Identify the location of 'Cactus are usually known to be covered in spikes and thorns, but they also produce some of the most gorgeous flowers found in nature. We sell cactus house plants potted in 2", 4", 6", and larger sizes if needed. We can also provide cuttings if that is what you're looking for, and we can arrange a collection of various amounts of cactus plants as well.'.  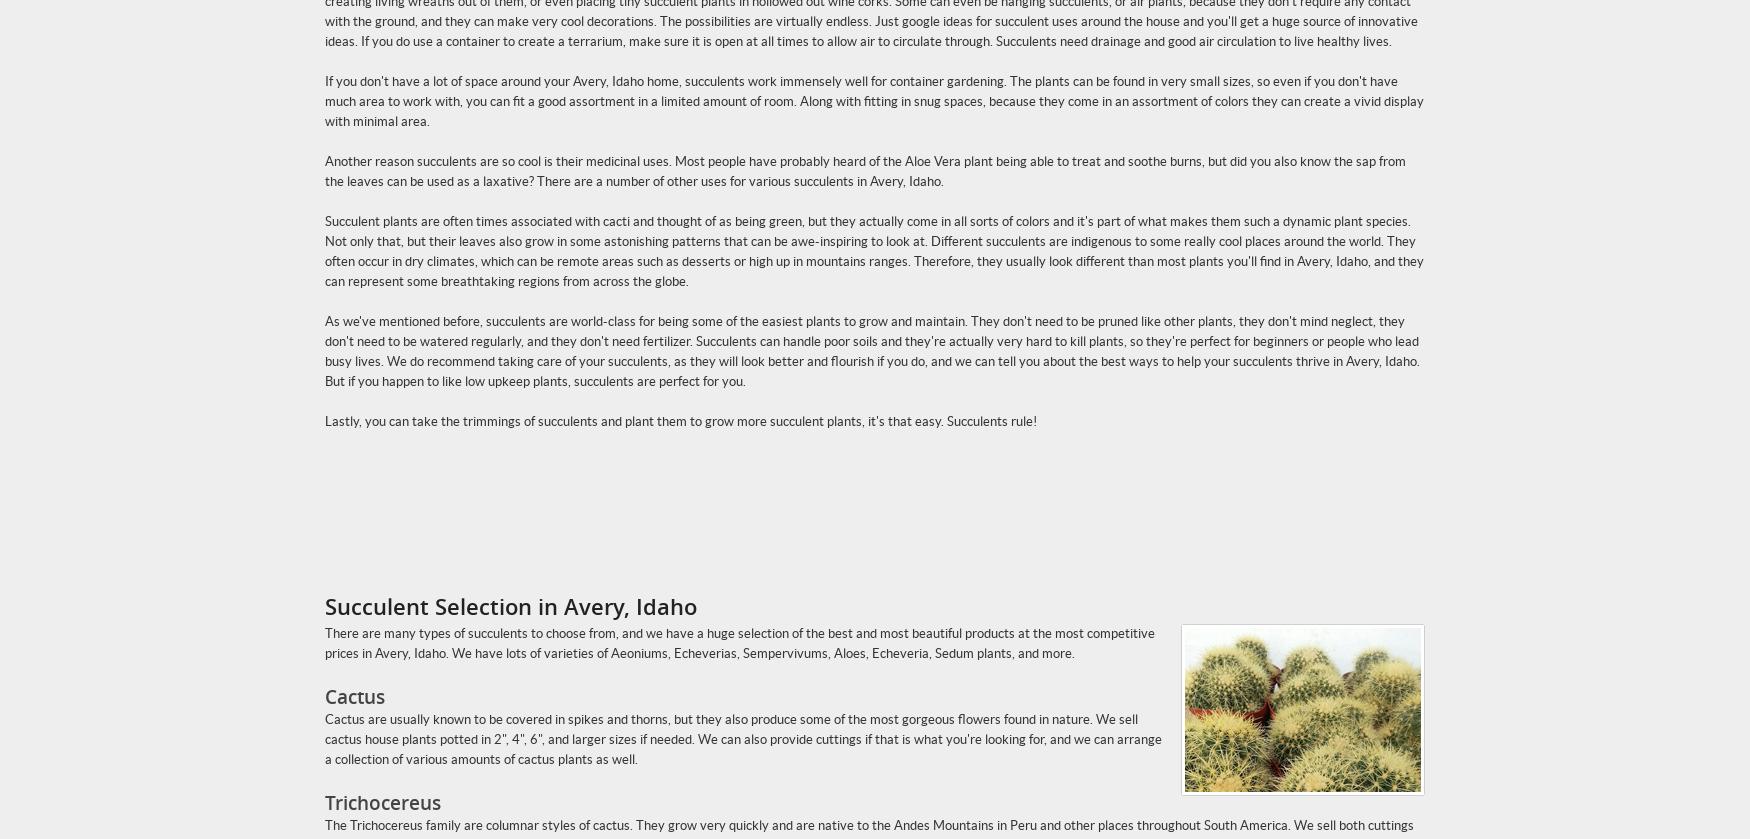
(743, 738).